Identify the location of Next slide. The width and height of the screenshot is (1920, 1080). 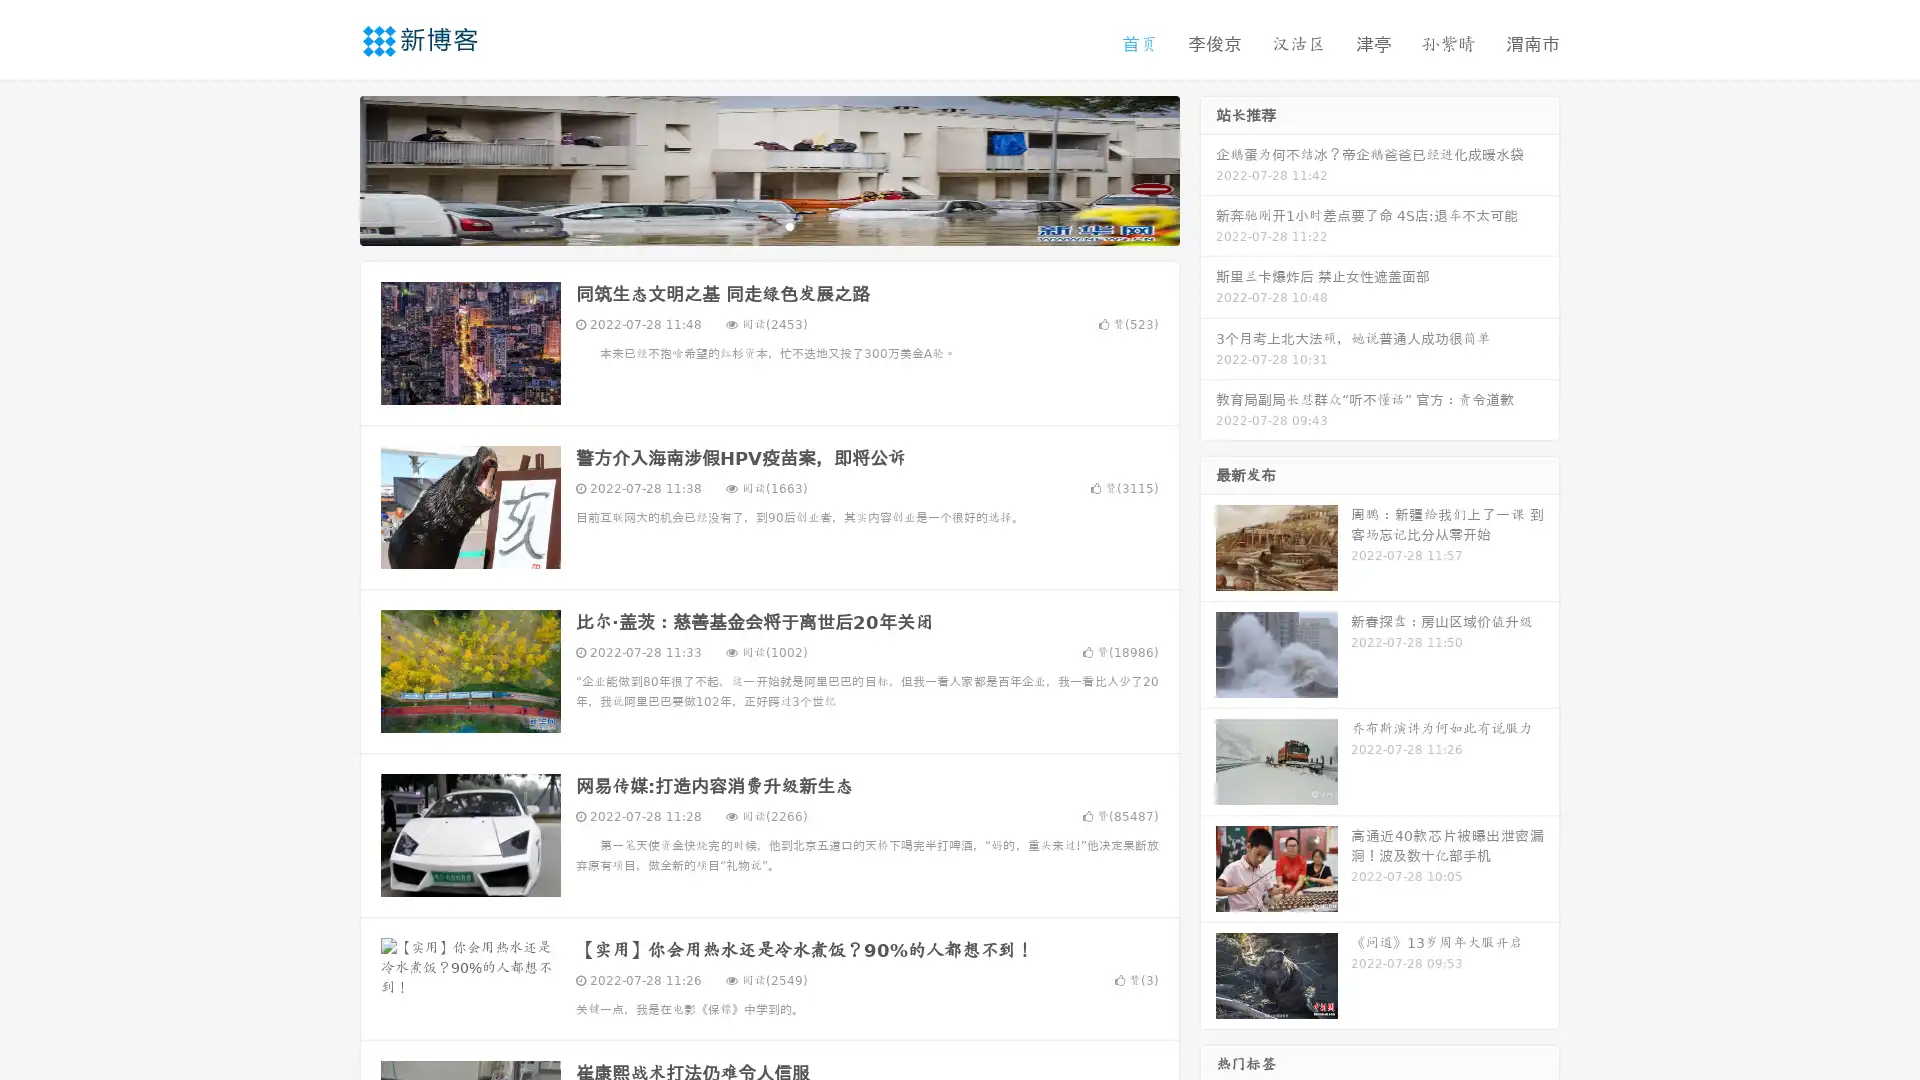
(1208, 168).